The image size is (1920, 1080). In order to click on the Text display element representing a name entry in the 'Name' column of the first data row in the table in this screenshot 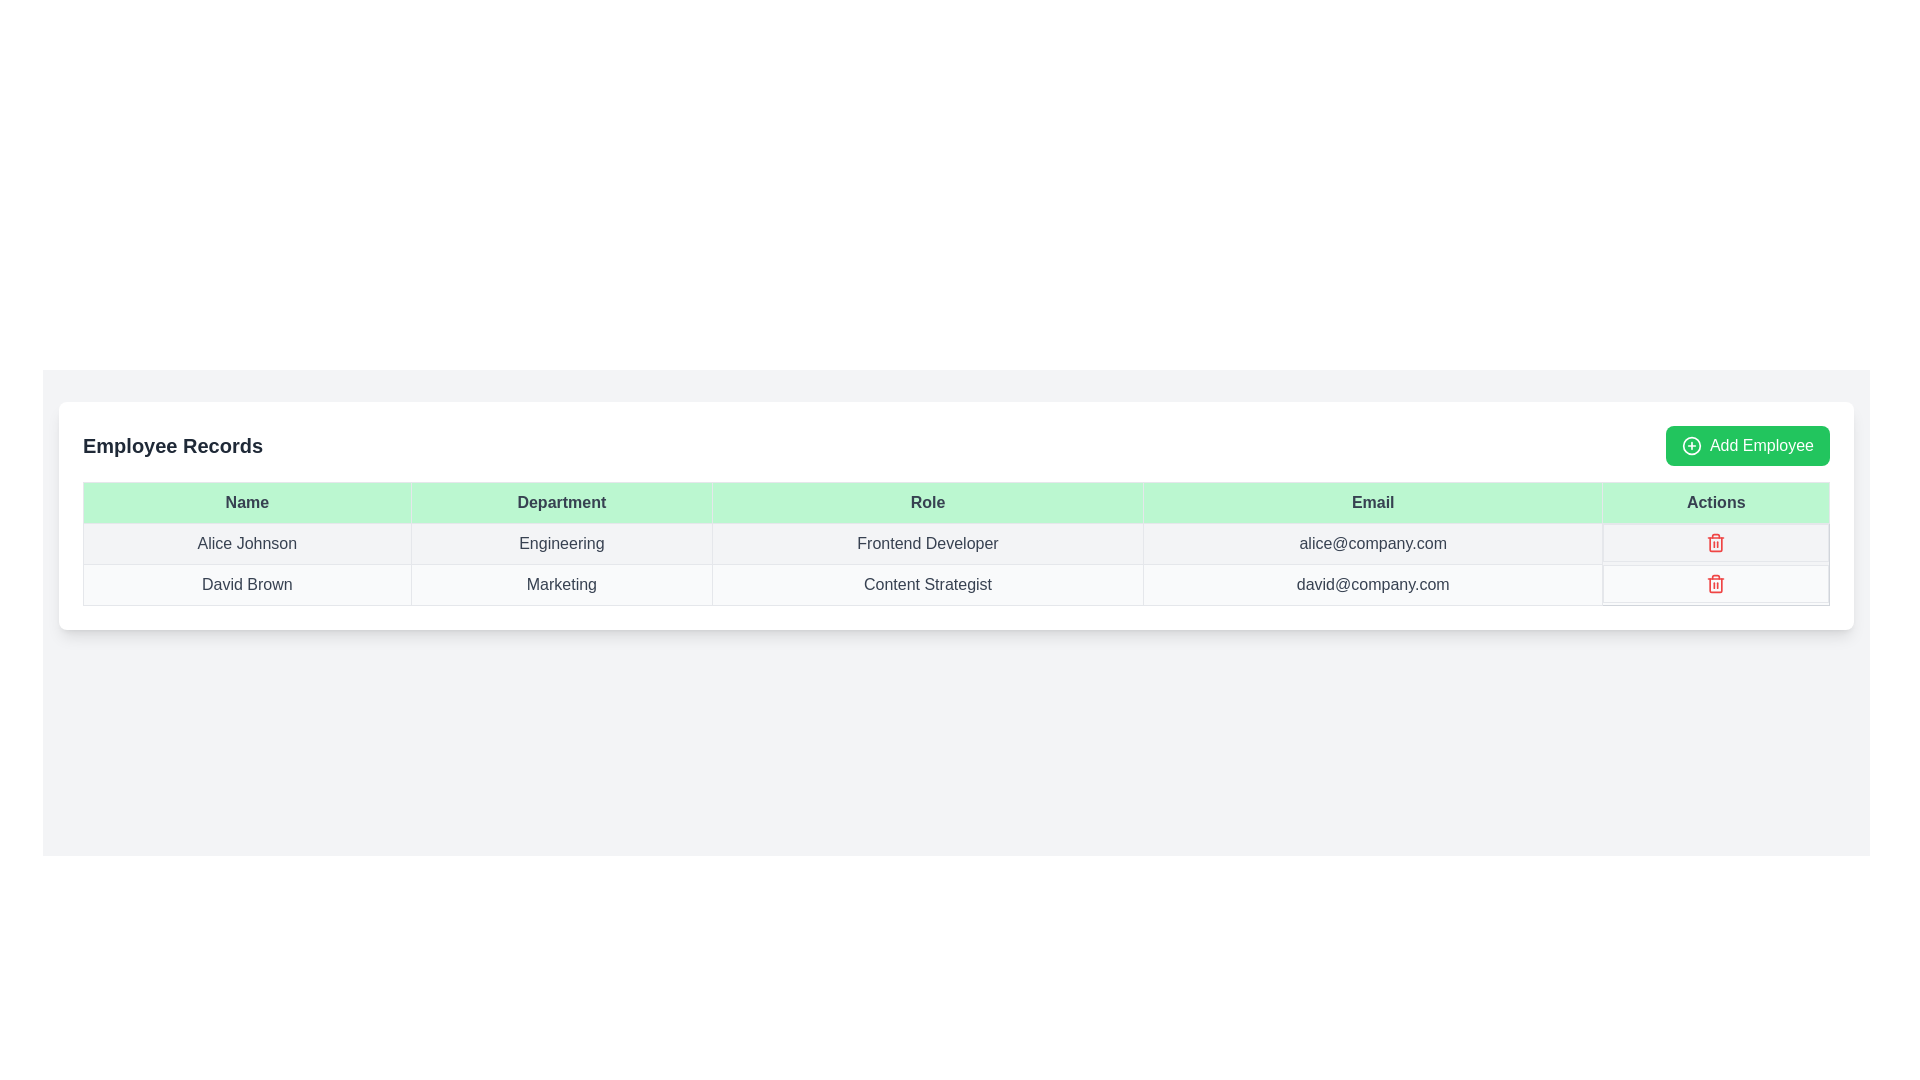, I will do `click(246, 543)`.